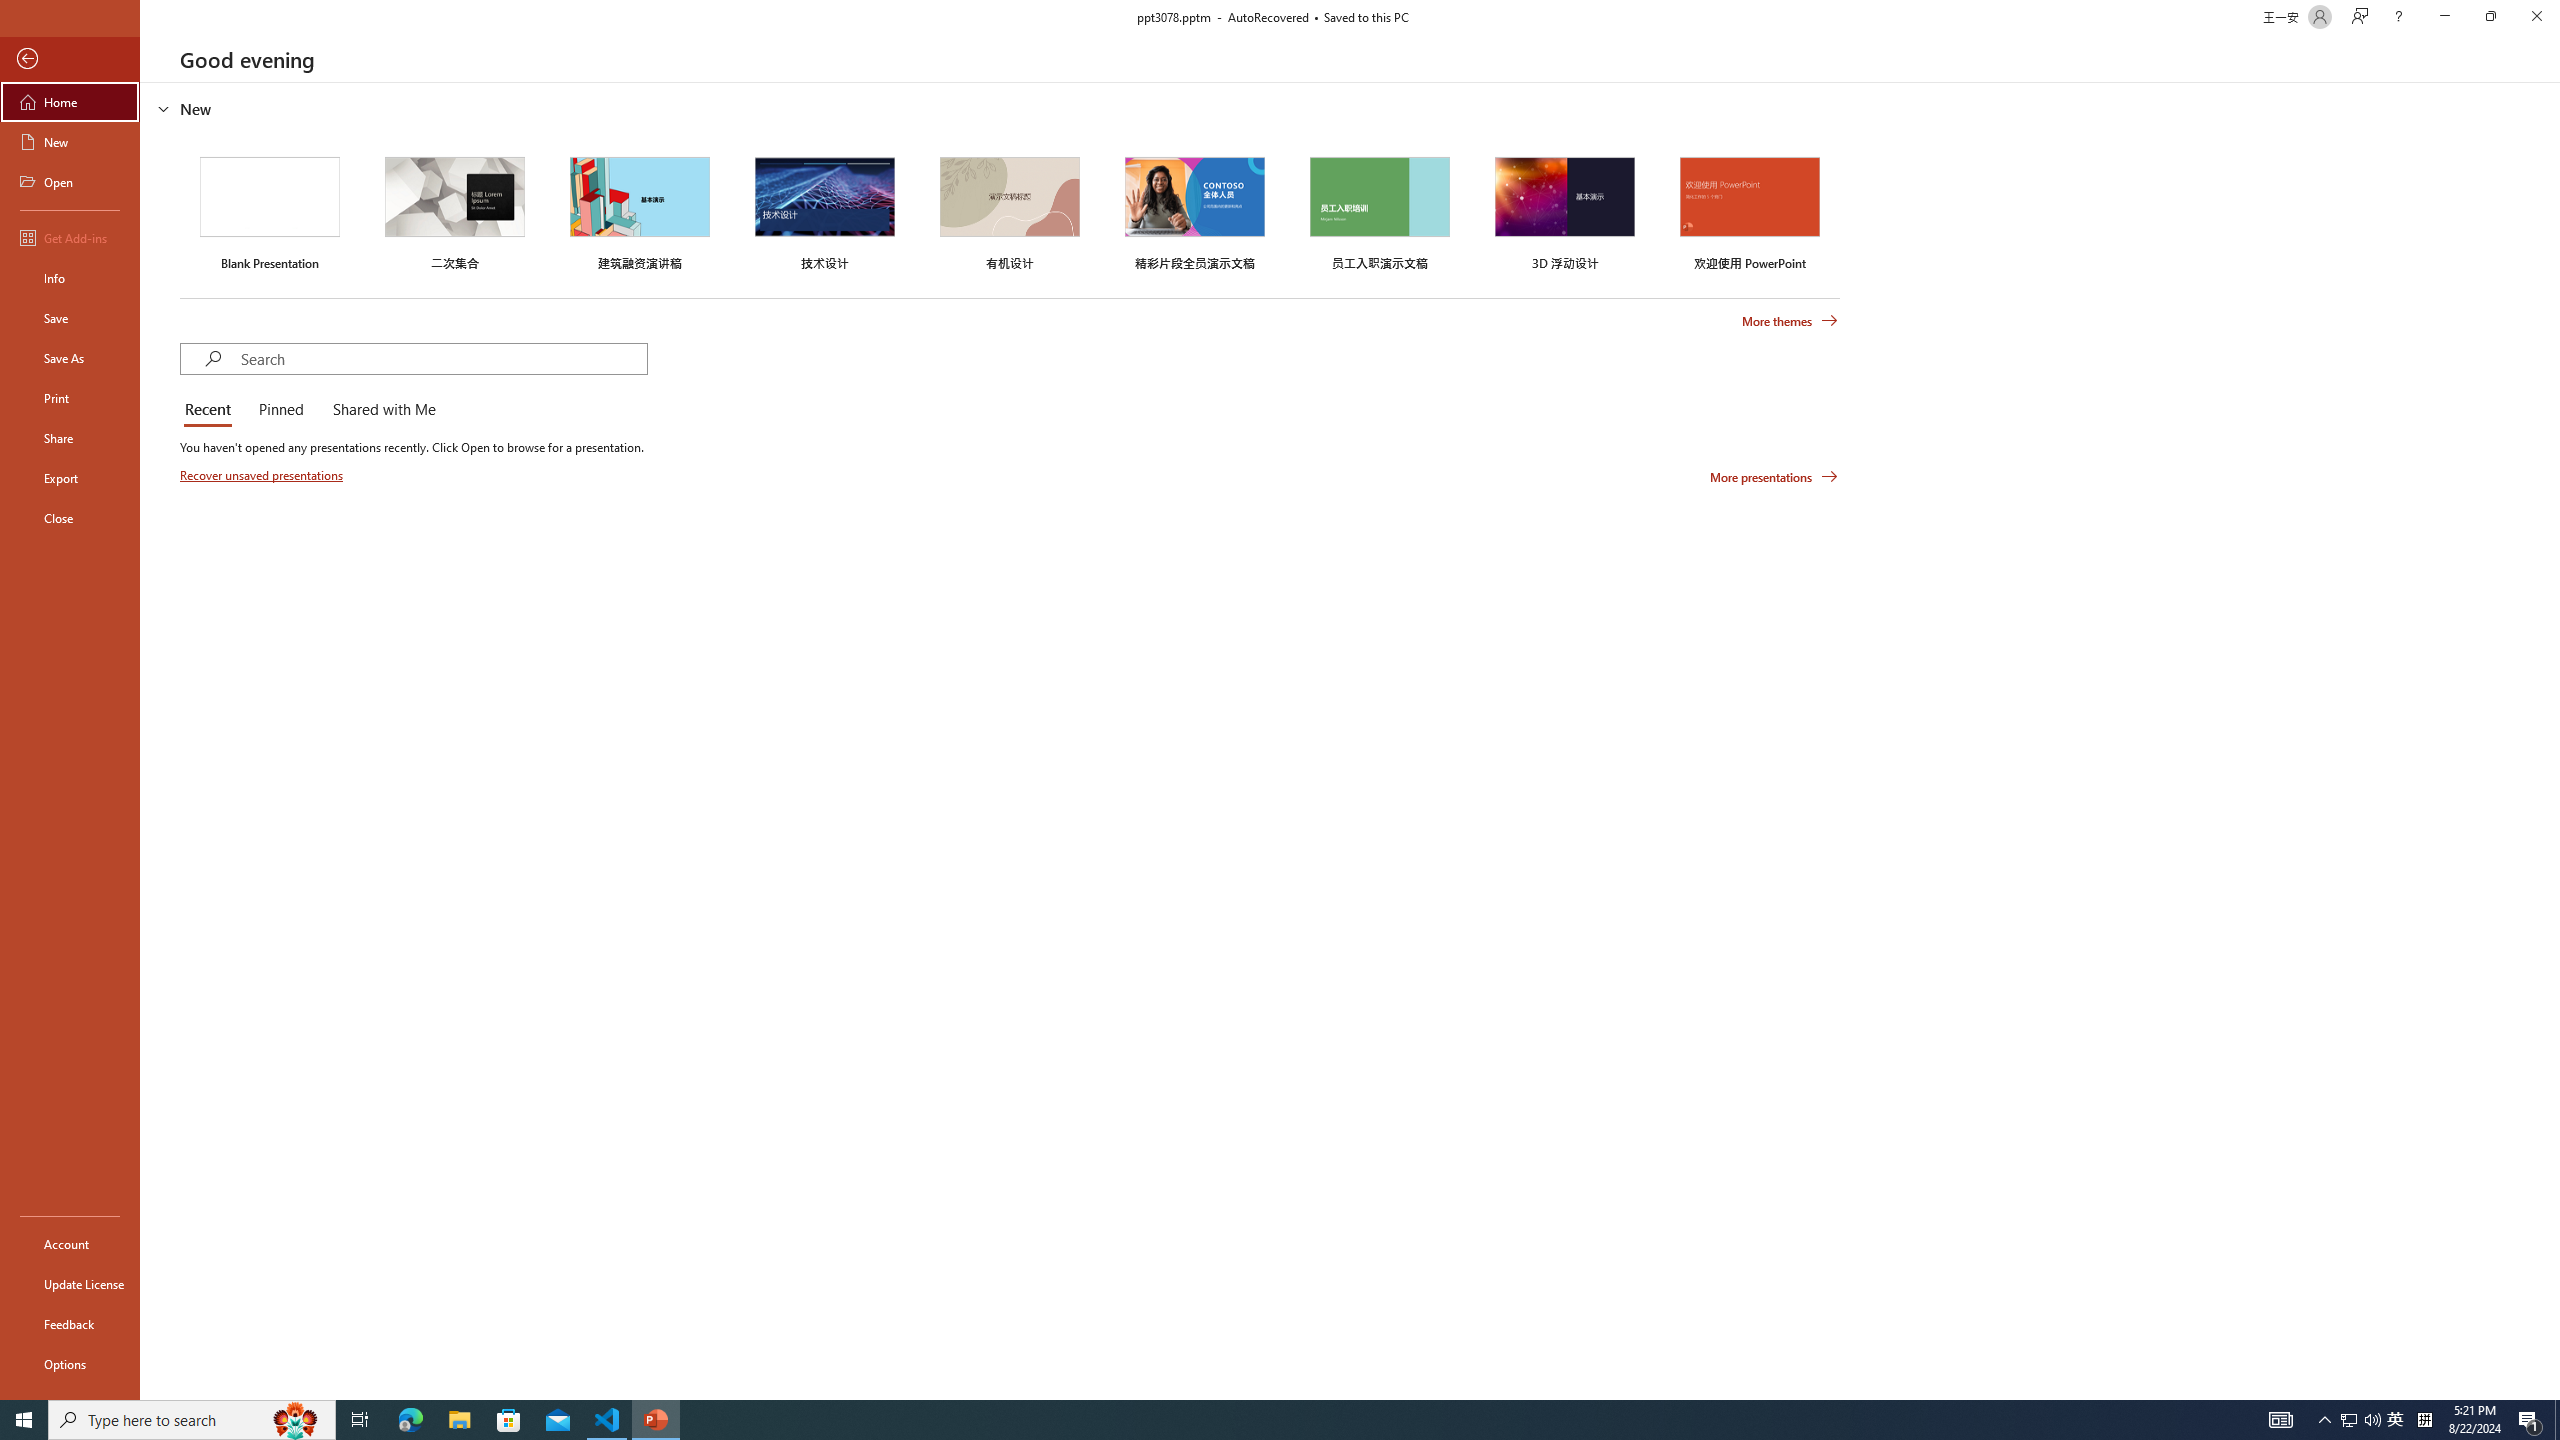 The image size is (2560, 1440). Describe the element at coordinates (69, 237) in the screenshot. I see `'Get Add-ins'` at that location.